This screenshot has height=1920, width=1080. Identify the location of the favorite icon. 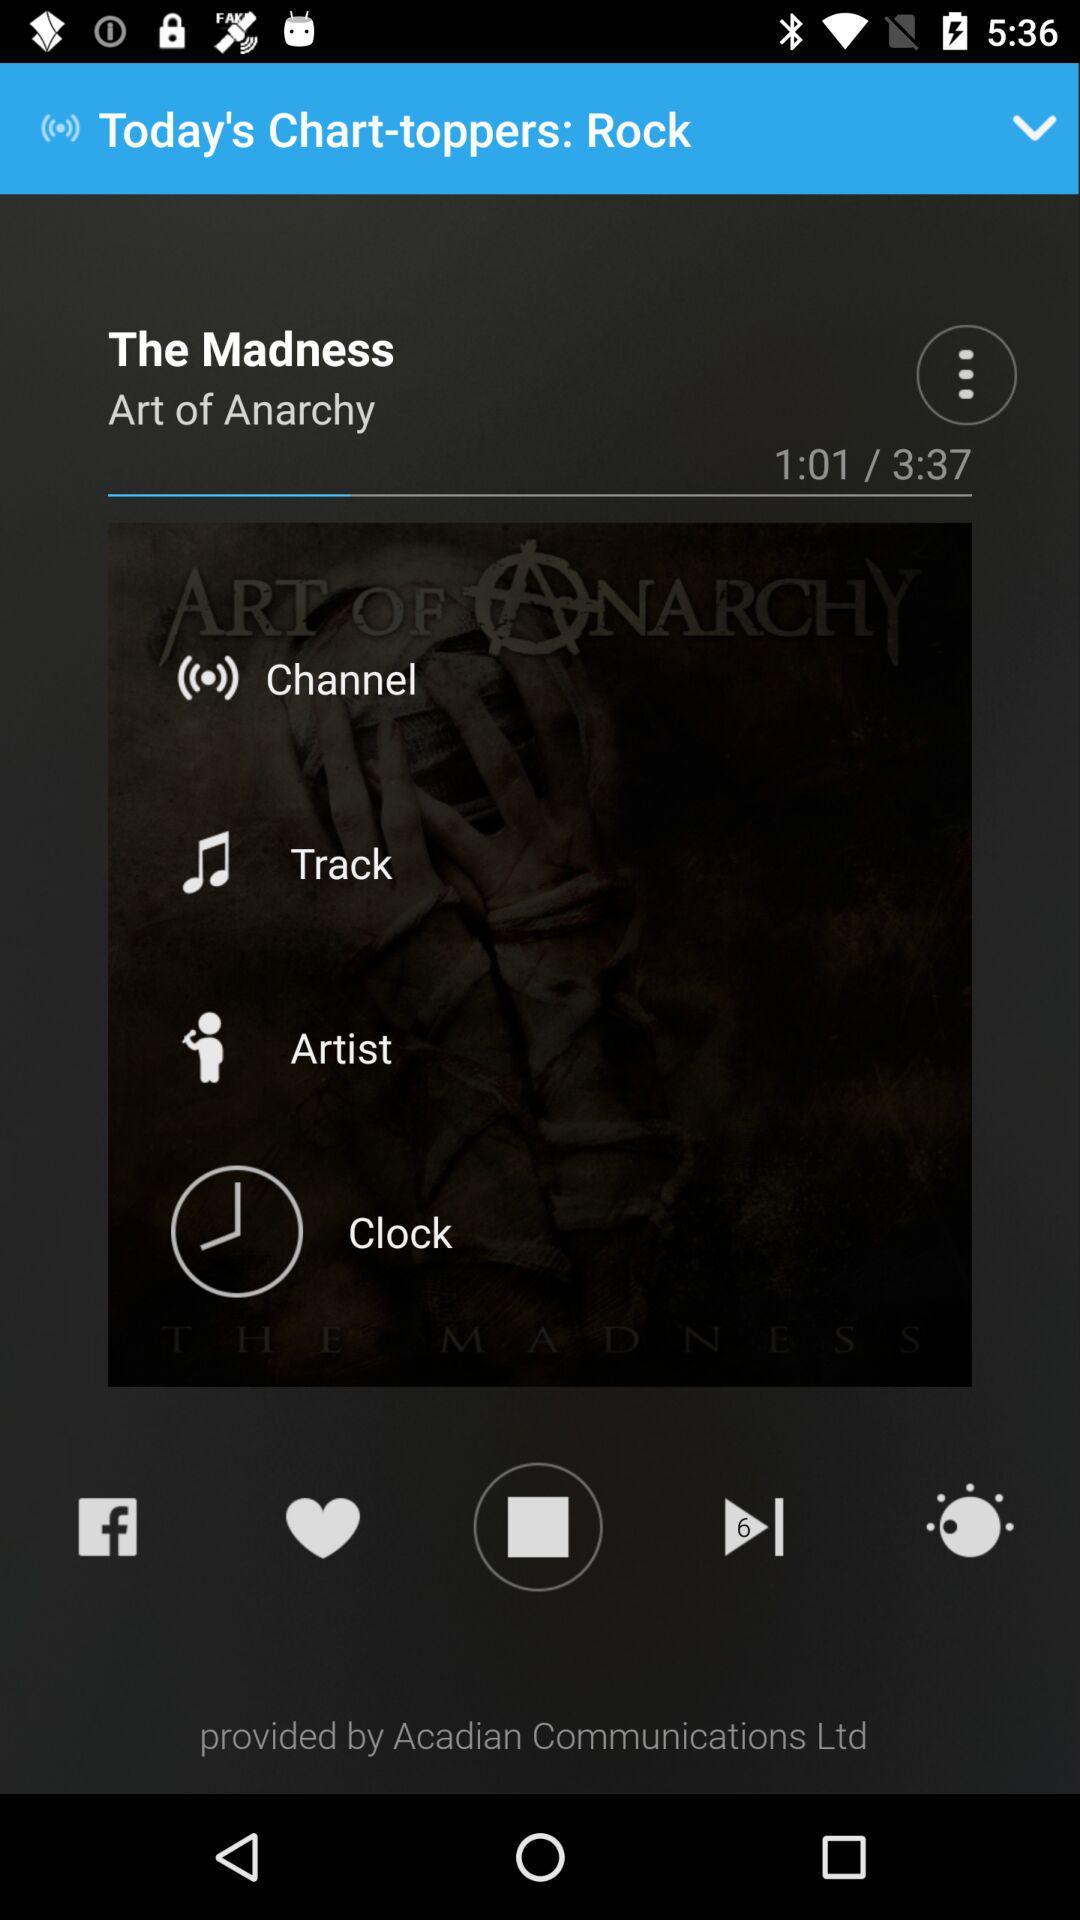
(321, 1525).